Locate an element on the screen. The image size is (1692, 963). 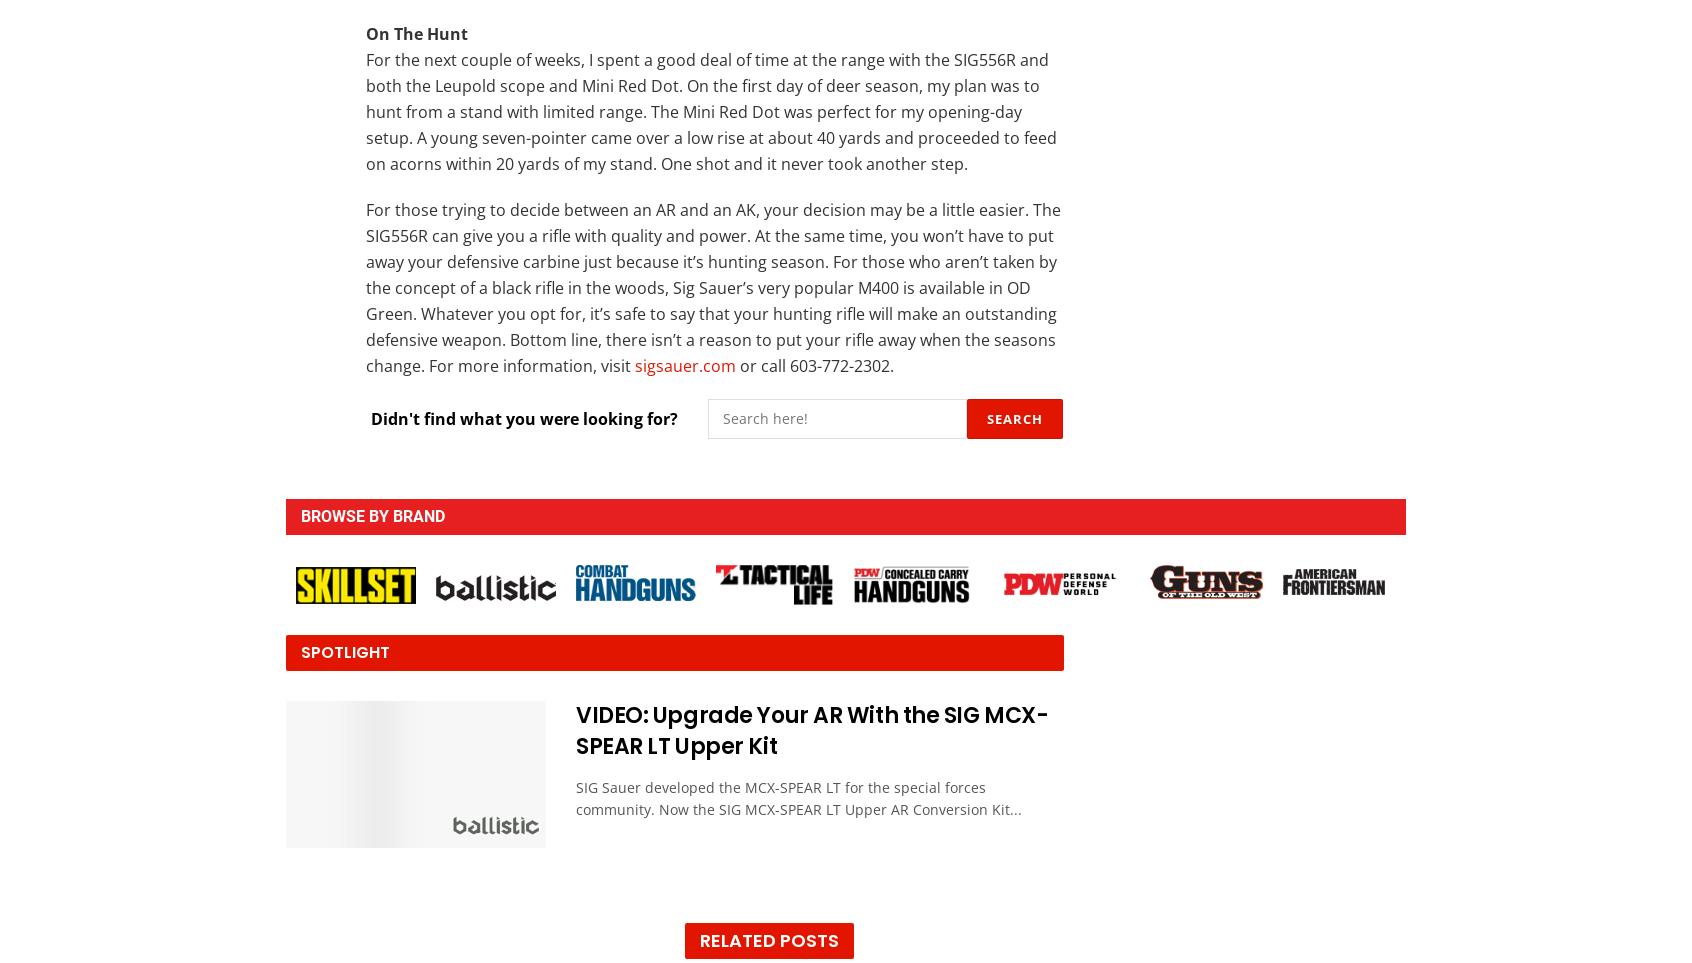
'For those trying to decide between an AR and an AK, your decision may be a little easier. The SIG556R can give you a rifle with quality and power. At the same time, you won’t have to put away your defensive carbine just because it’s hunting season. For those who aren’t taken by the concept of a black rifle in the woods, Sig Sauer’s very popular M400 is available in OD Green. Whatever you opt for, it’s safe to say that your hunting rifle will make an outstanding defensive weapon. Bottom line, there isn’t a reason to put your rifle away when the seasons change. For more information, visit' is located at coordinates (712, 285).